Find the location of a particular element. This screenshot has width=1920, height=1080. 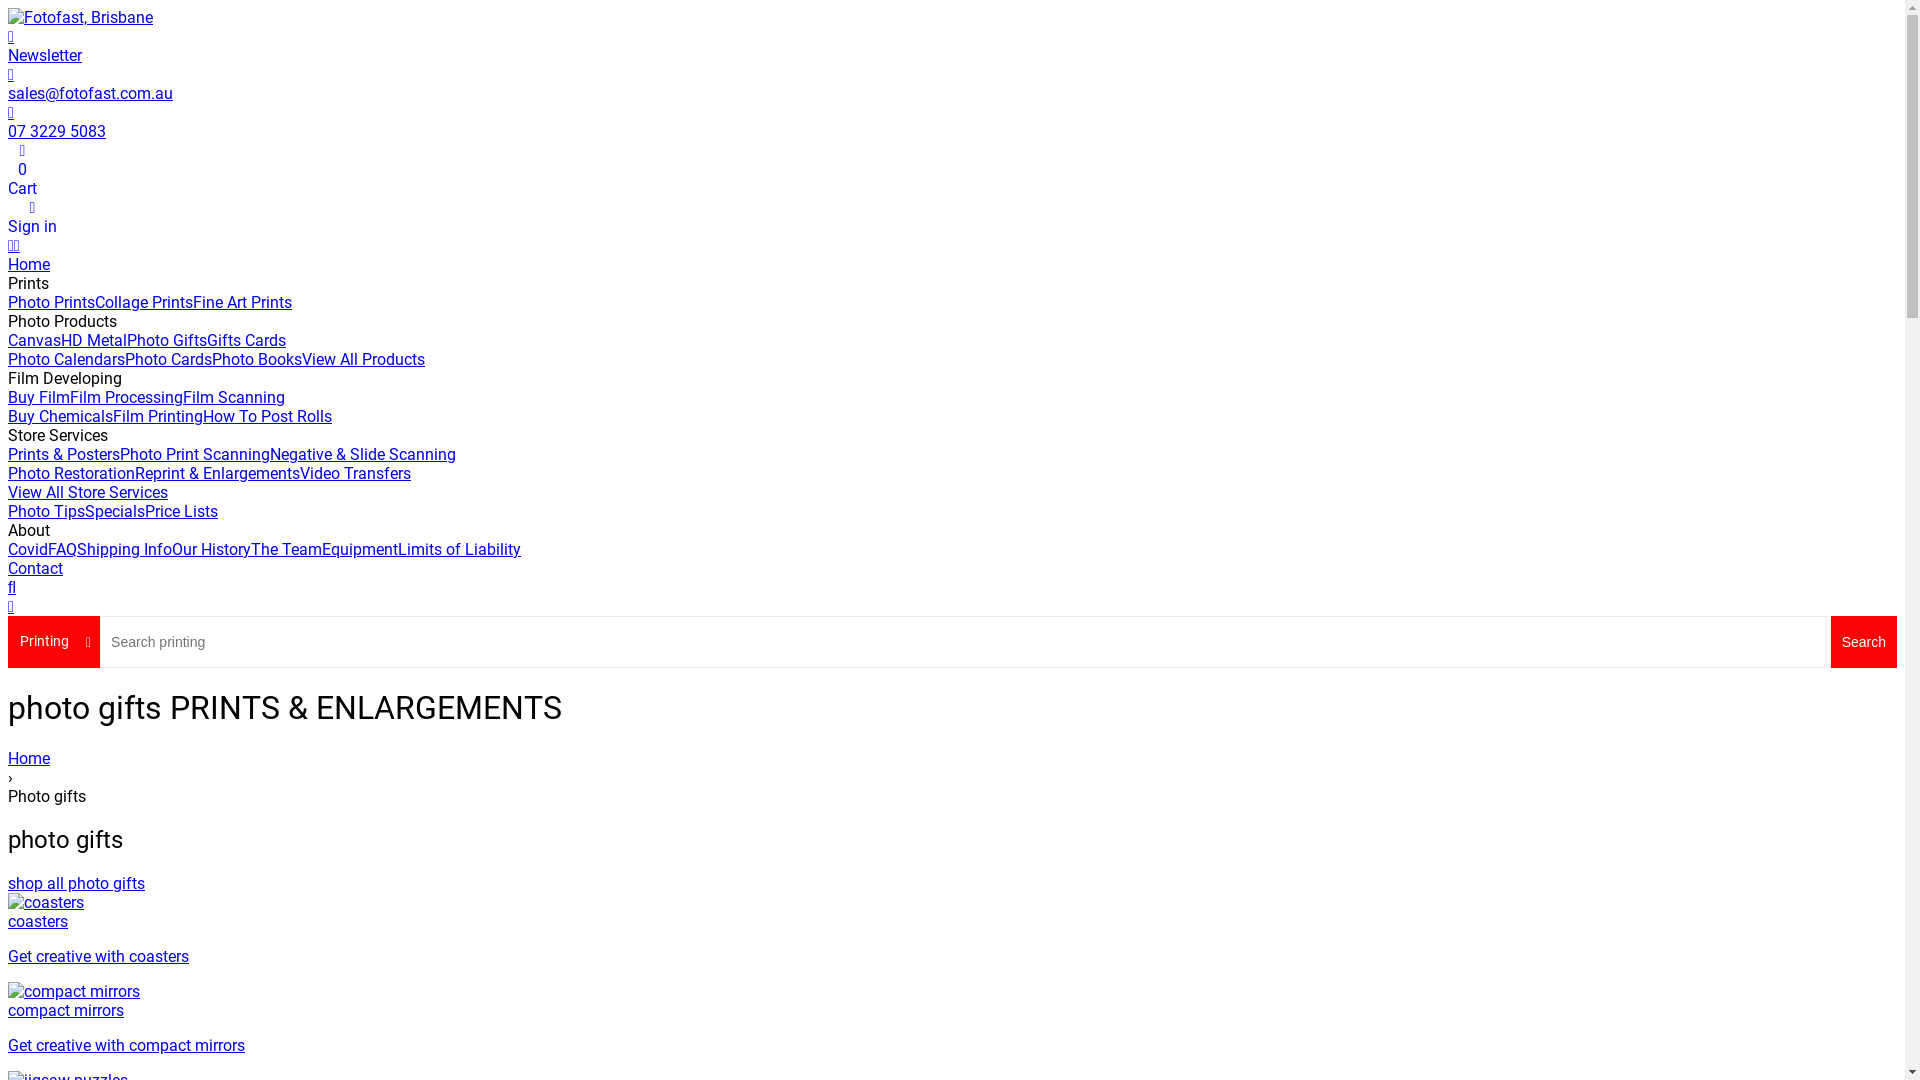

'Video Transfers' is located at coordinates (355, 473).